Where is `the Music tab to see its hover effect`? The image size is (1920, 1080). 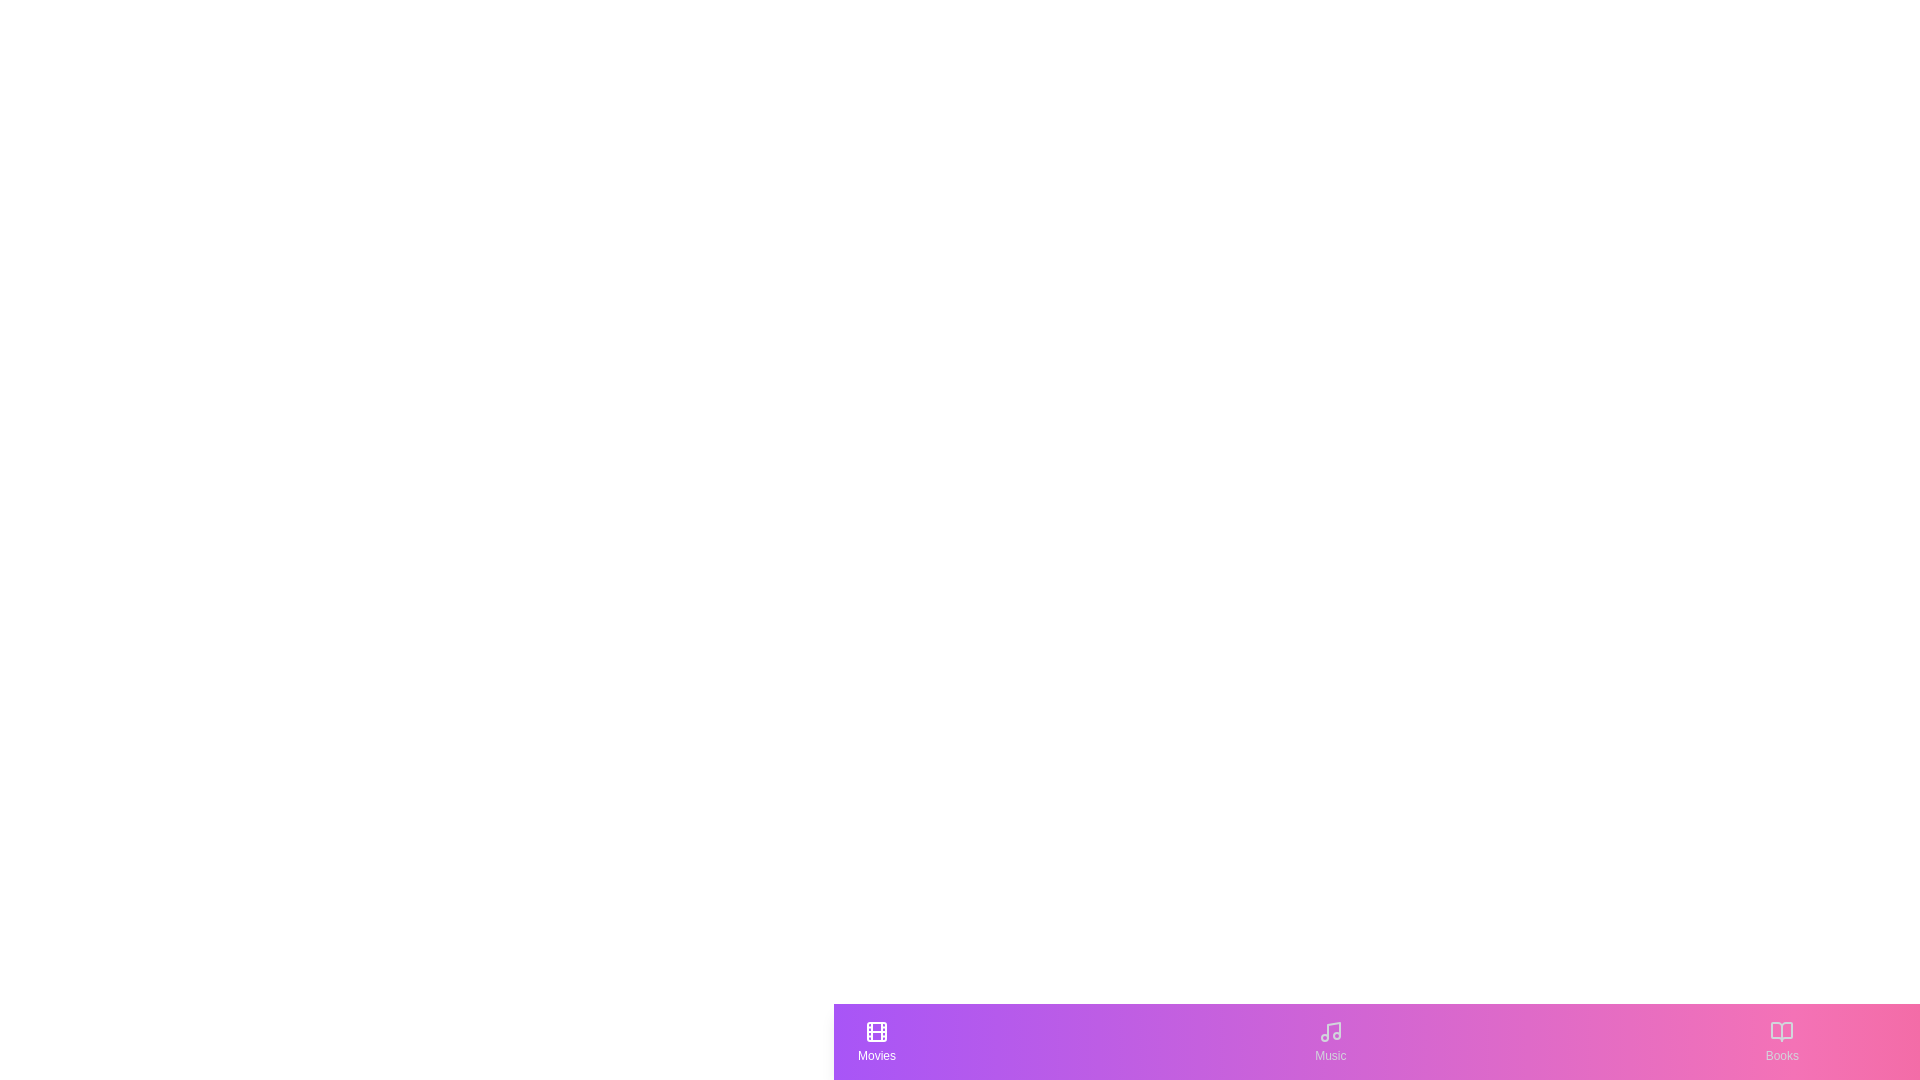 the Music tab to see its hover effect is located at coordinates (1329, 1040).